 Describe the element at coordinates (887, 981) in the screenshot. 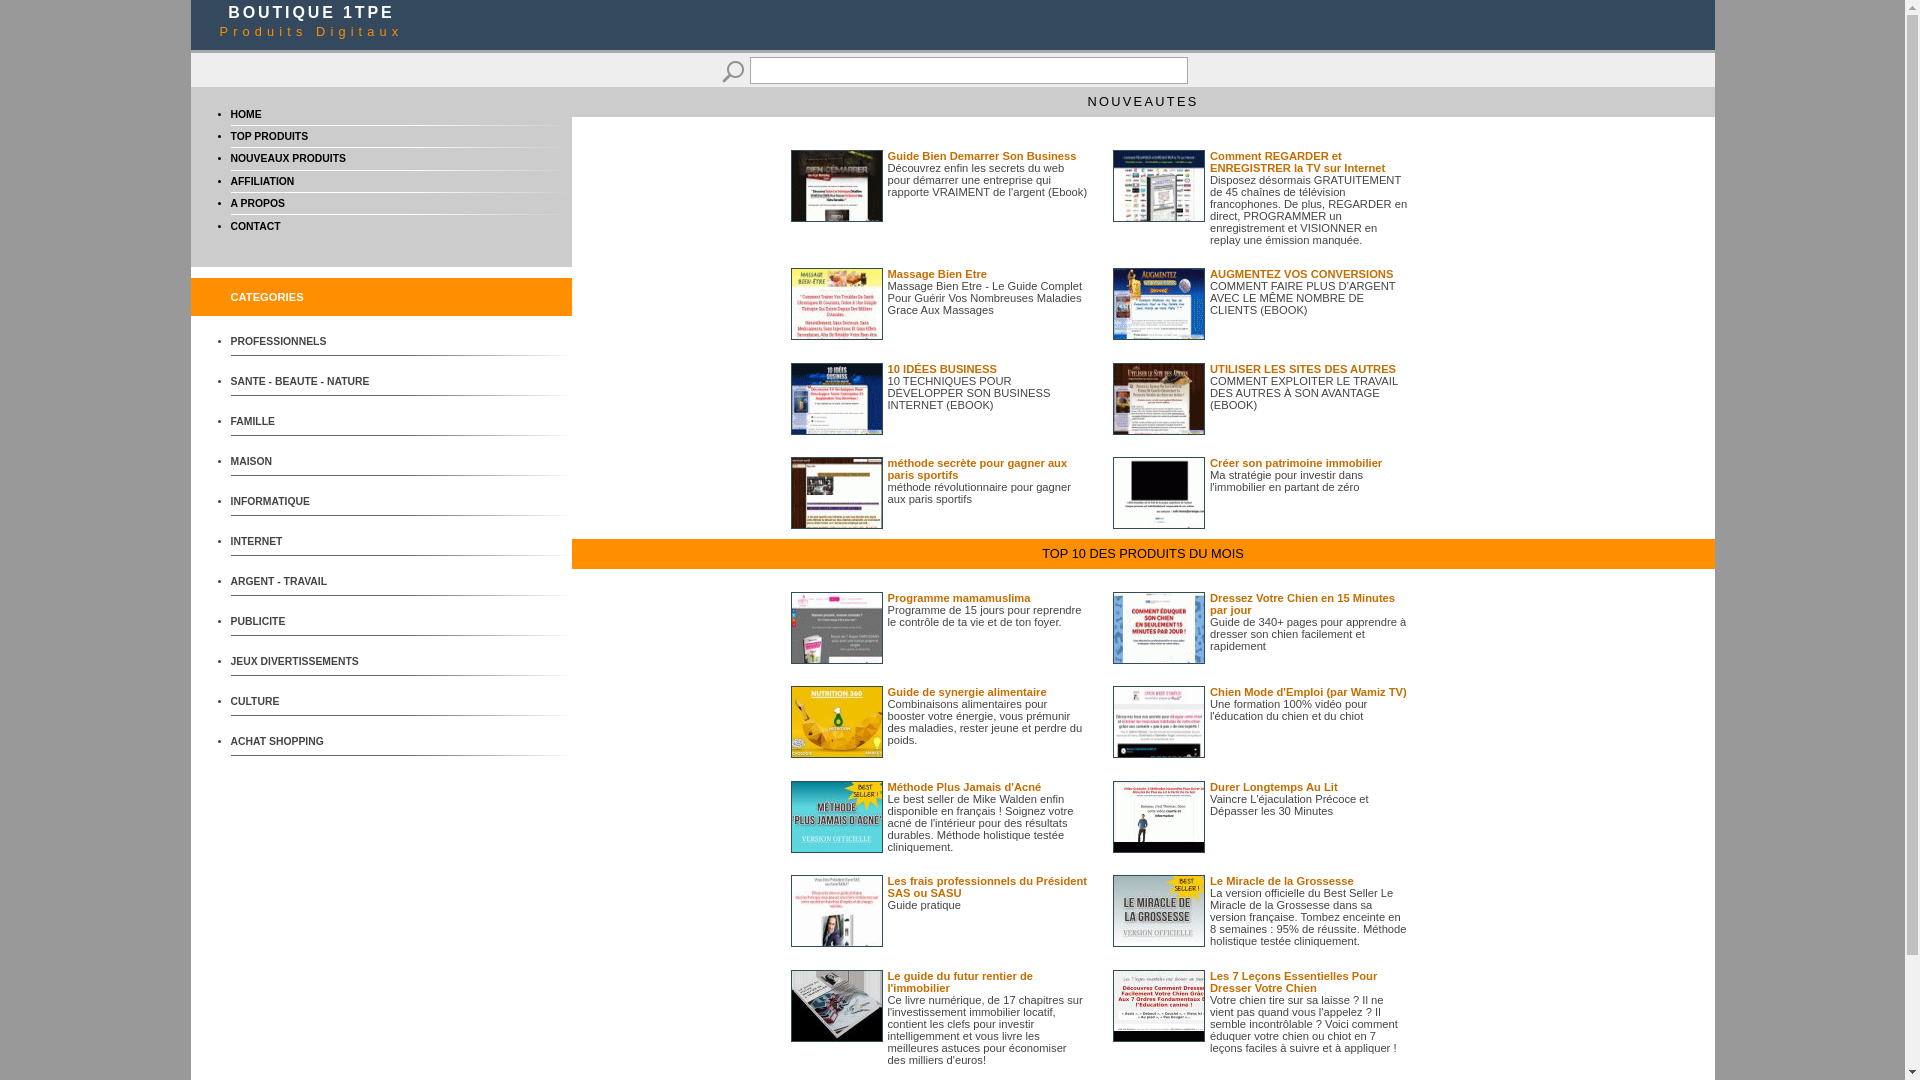

I see `'Le guide du futur rentier de l'immobilier'` at that location.